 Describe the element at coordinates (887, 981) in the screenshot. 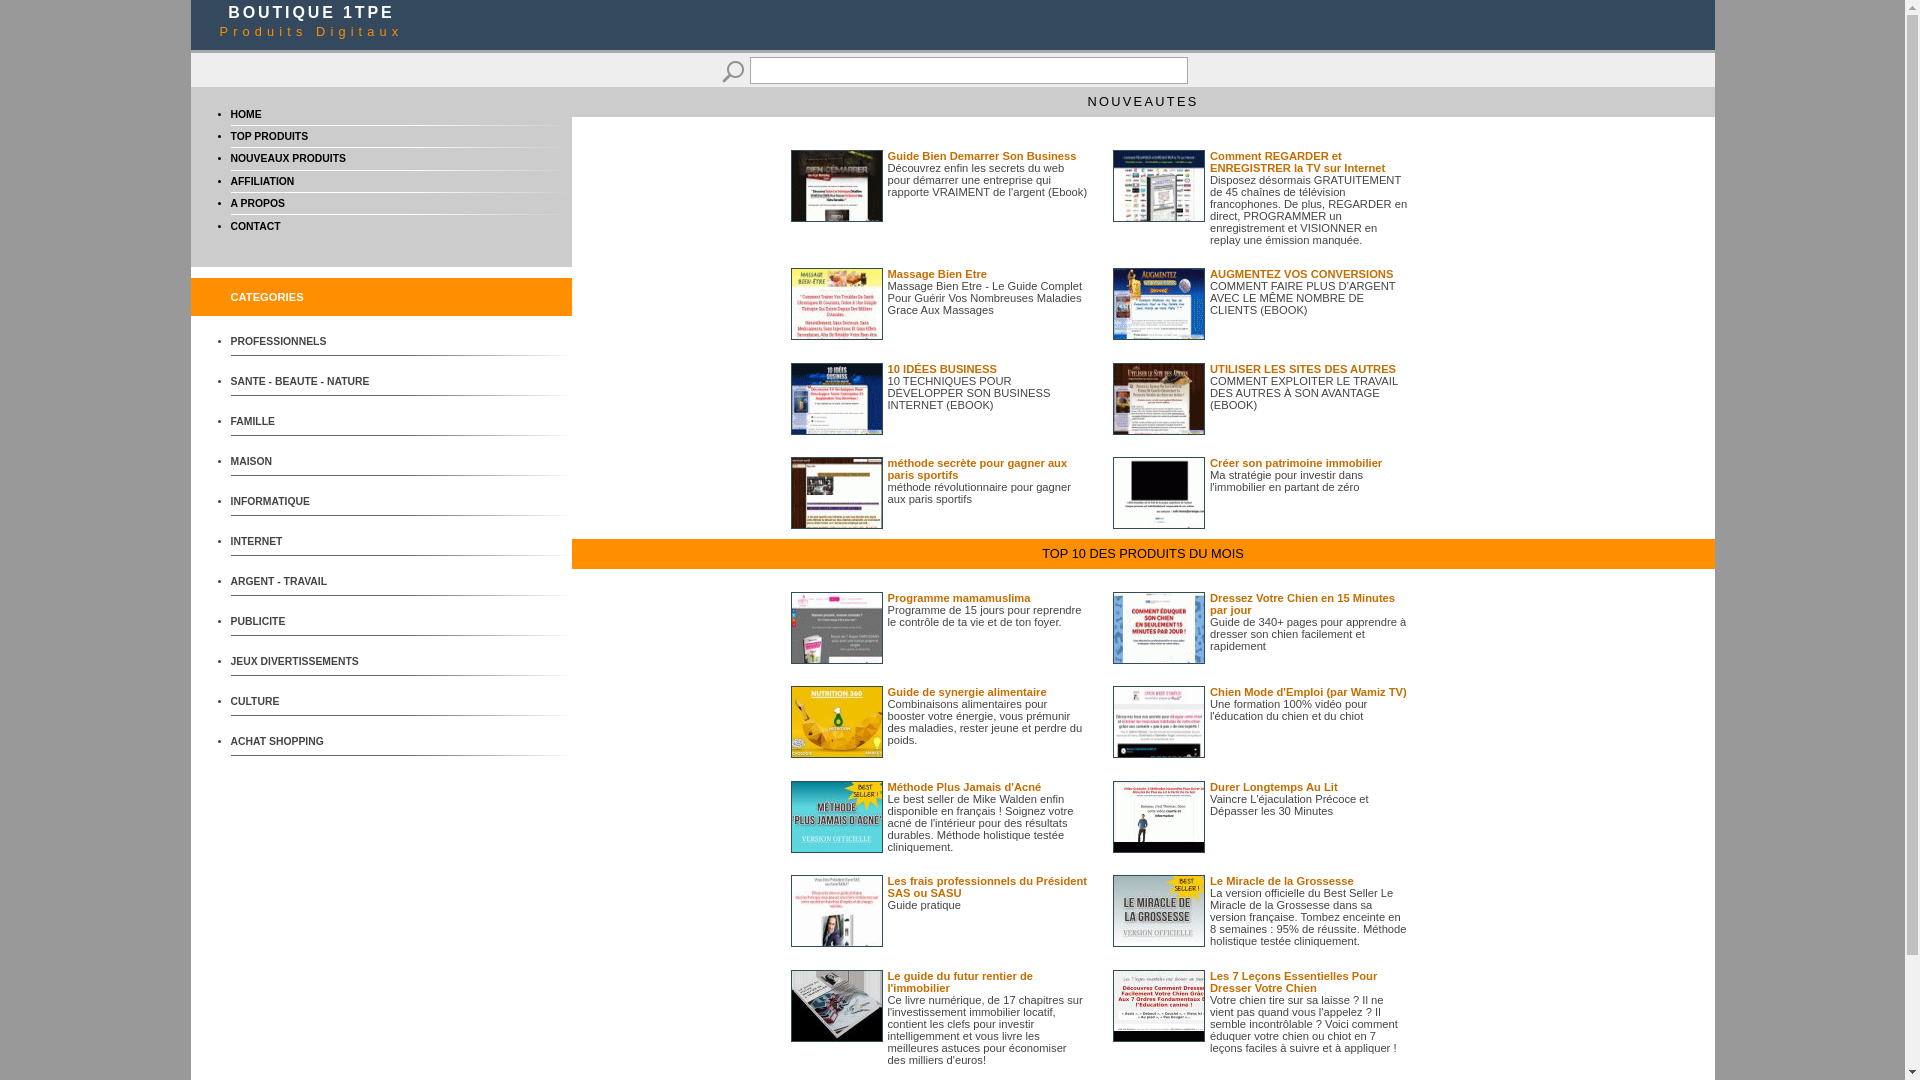

I see `'Le guide du futur rentier de l'immobilier'` at that location.